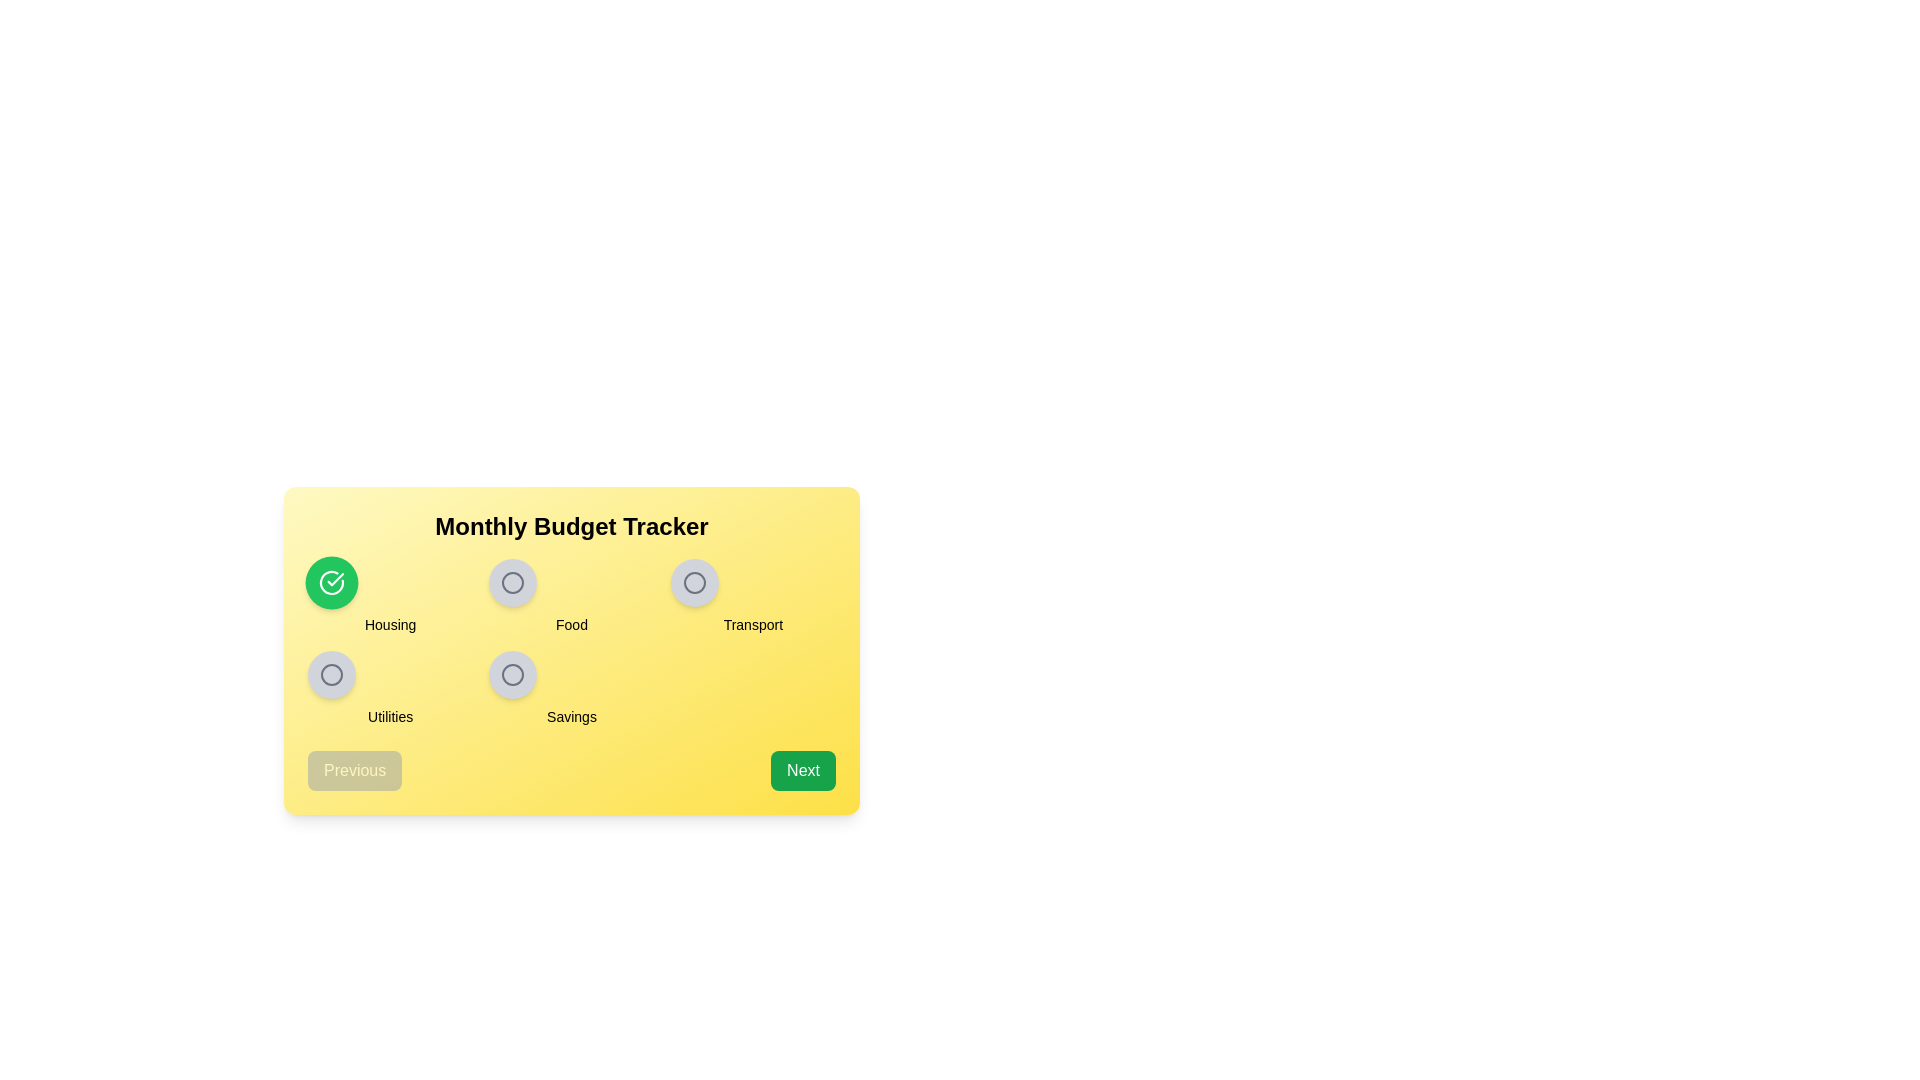 This screenshot has width=1920, height=1080. Describe the element at coordinates (513, 675) in the screenshot. I see `the grey circular button with a hollow center labeled 'Savings' located in the second row and second column of the grid on the yellow 'Monthly Budget Tracker' card` at that location.